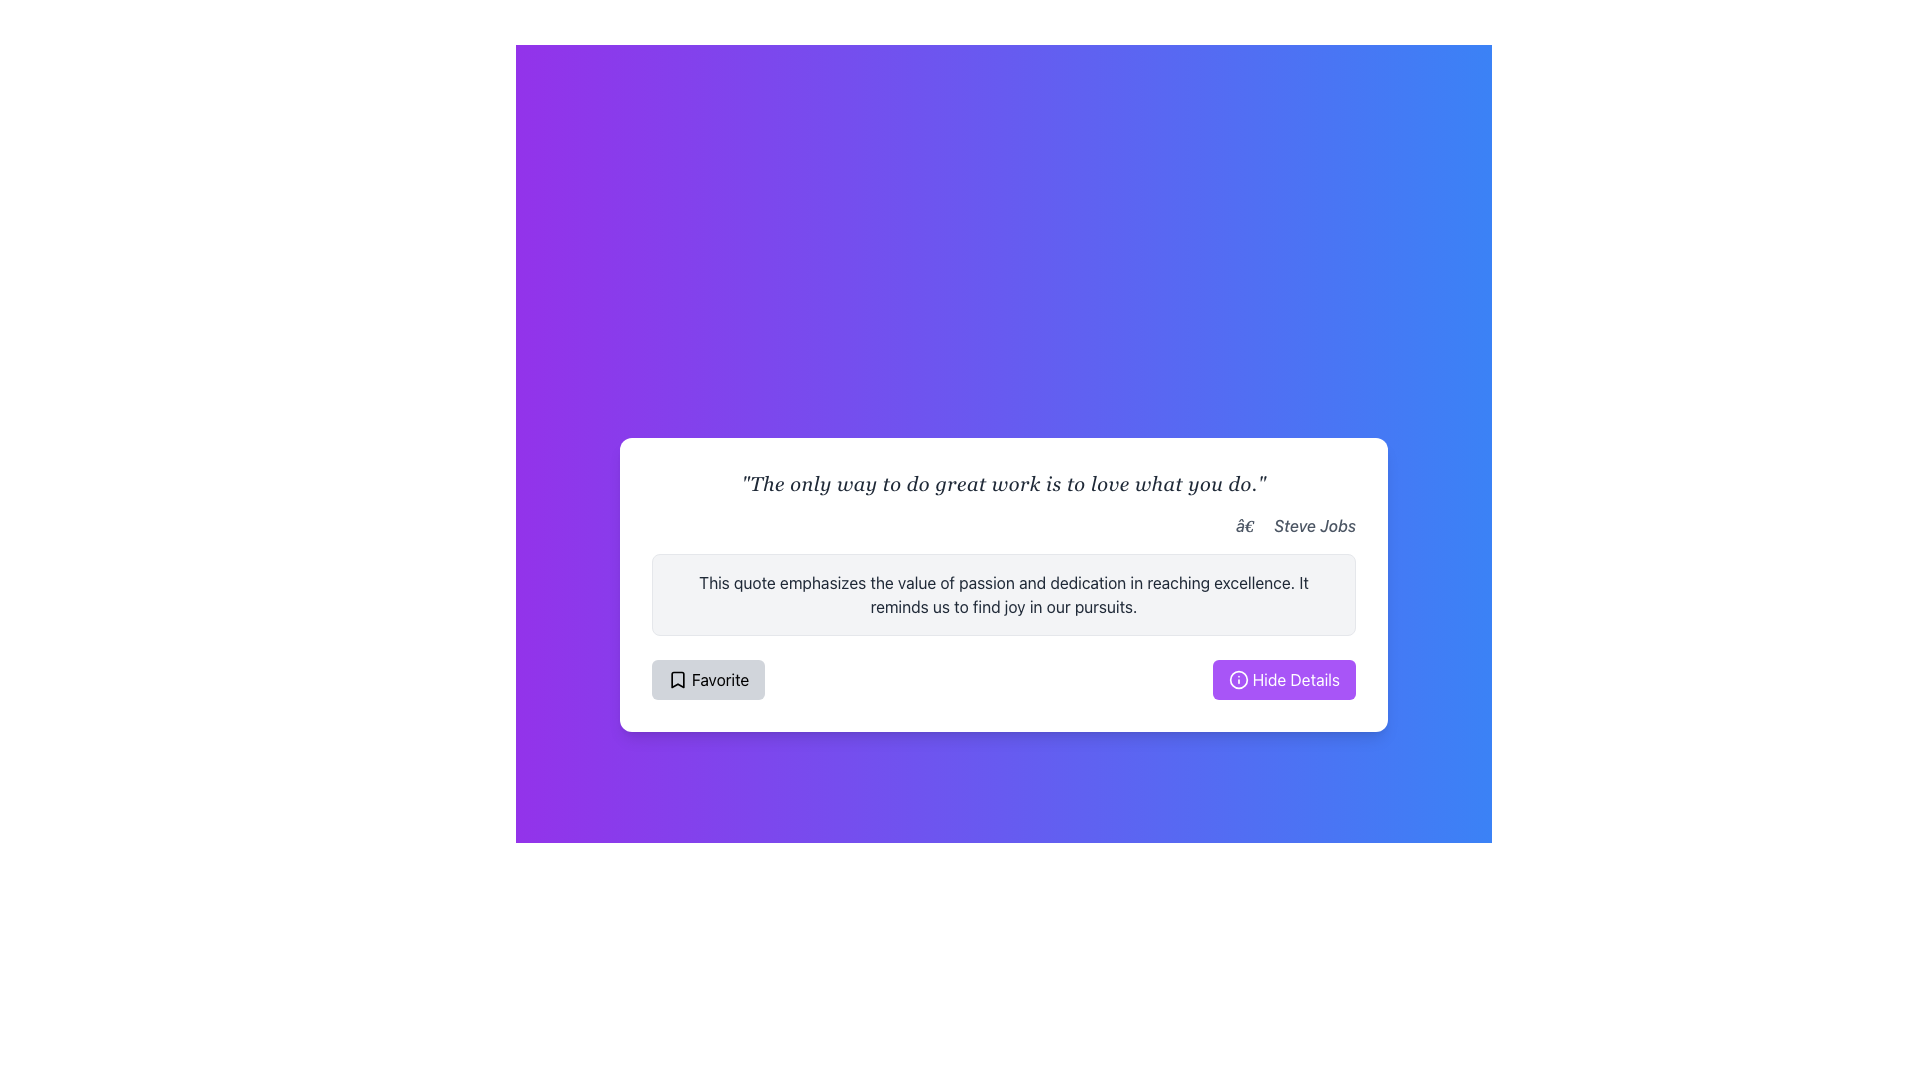 The height and width of the screenshot is (1080, 1920). Describe the element at coordinates (1296, 524) in the screenshot. I see `the text label attributing the quote to 'Steve Jobs' located at the bottom right corner of the quote box` at that location.